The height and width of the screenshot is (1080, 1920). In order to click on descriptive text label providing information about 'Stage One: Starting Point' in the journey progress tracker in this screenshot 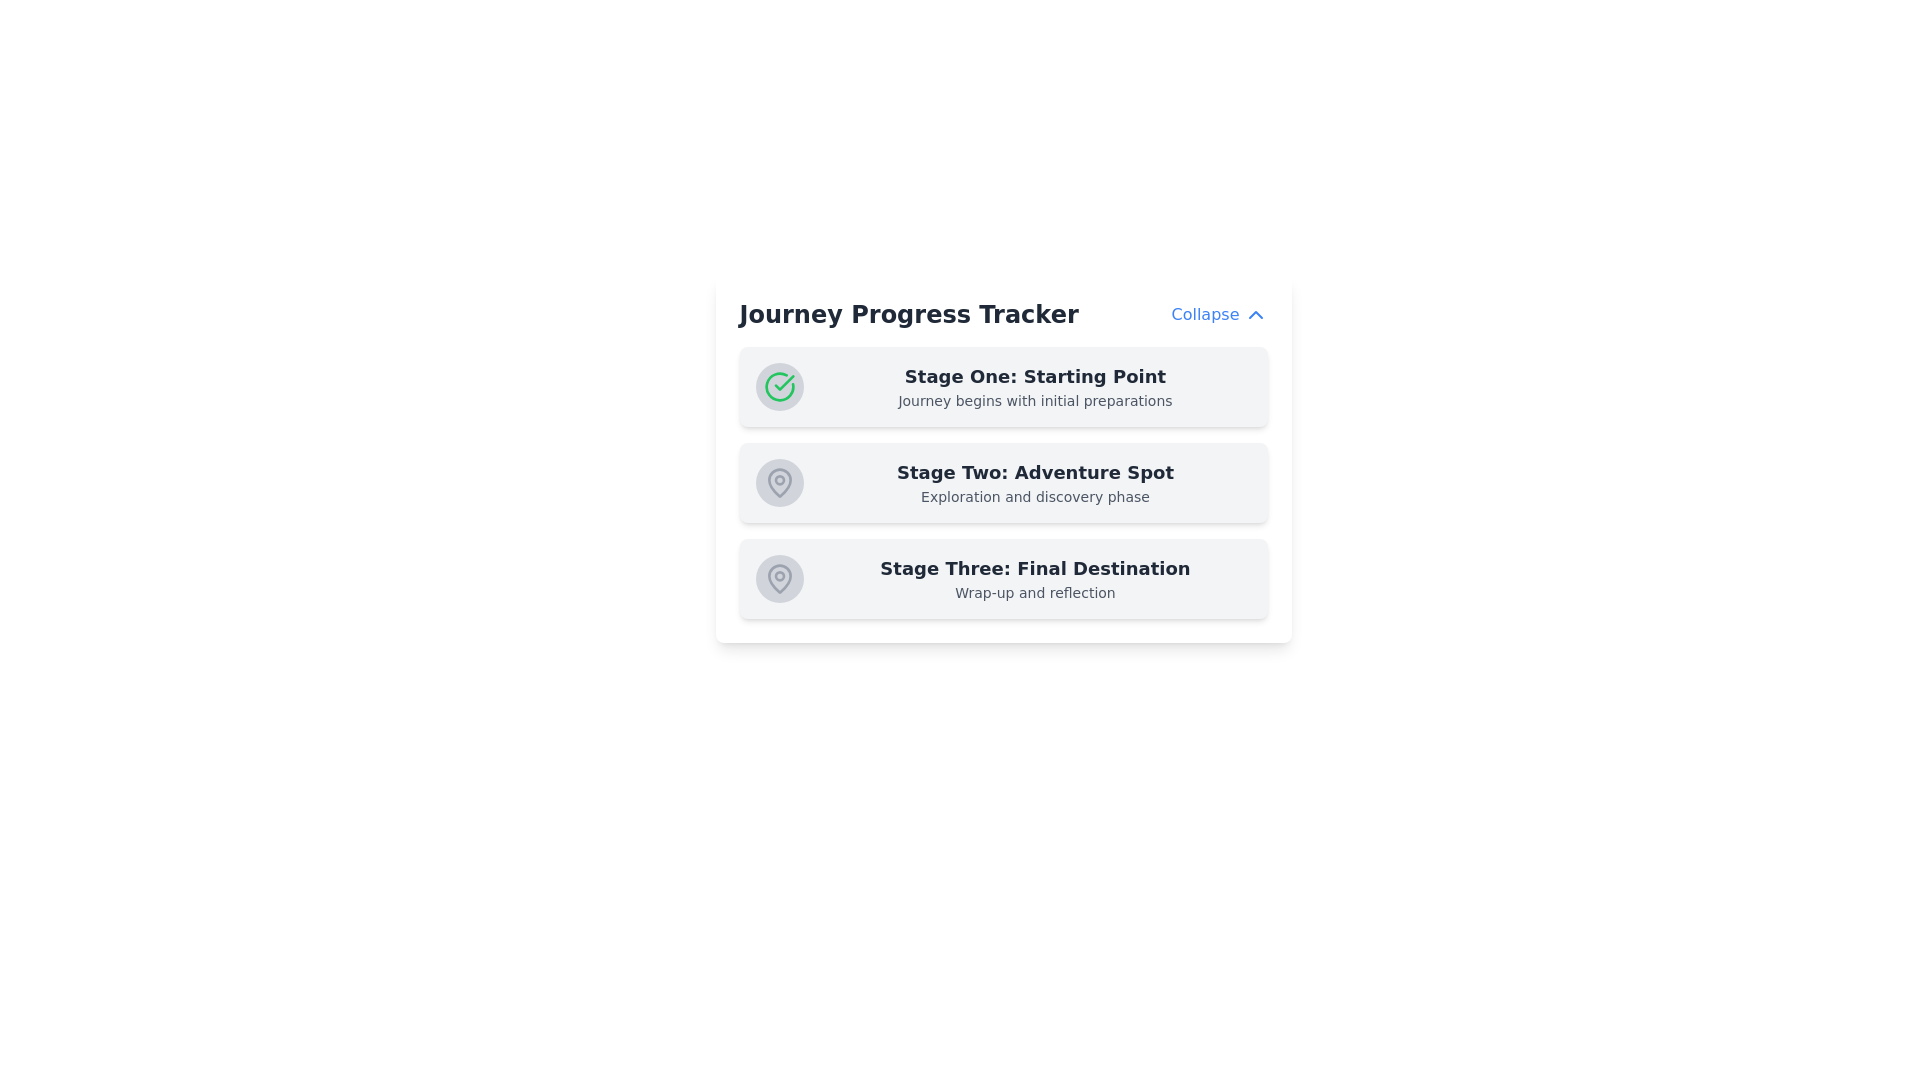, I will do `click(1035, 401)`.